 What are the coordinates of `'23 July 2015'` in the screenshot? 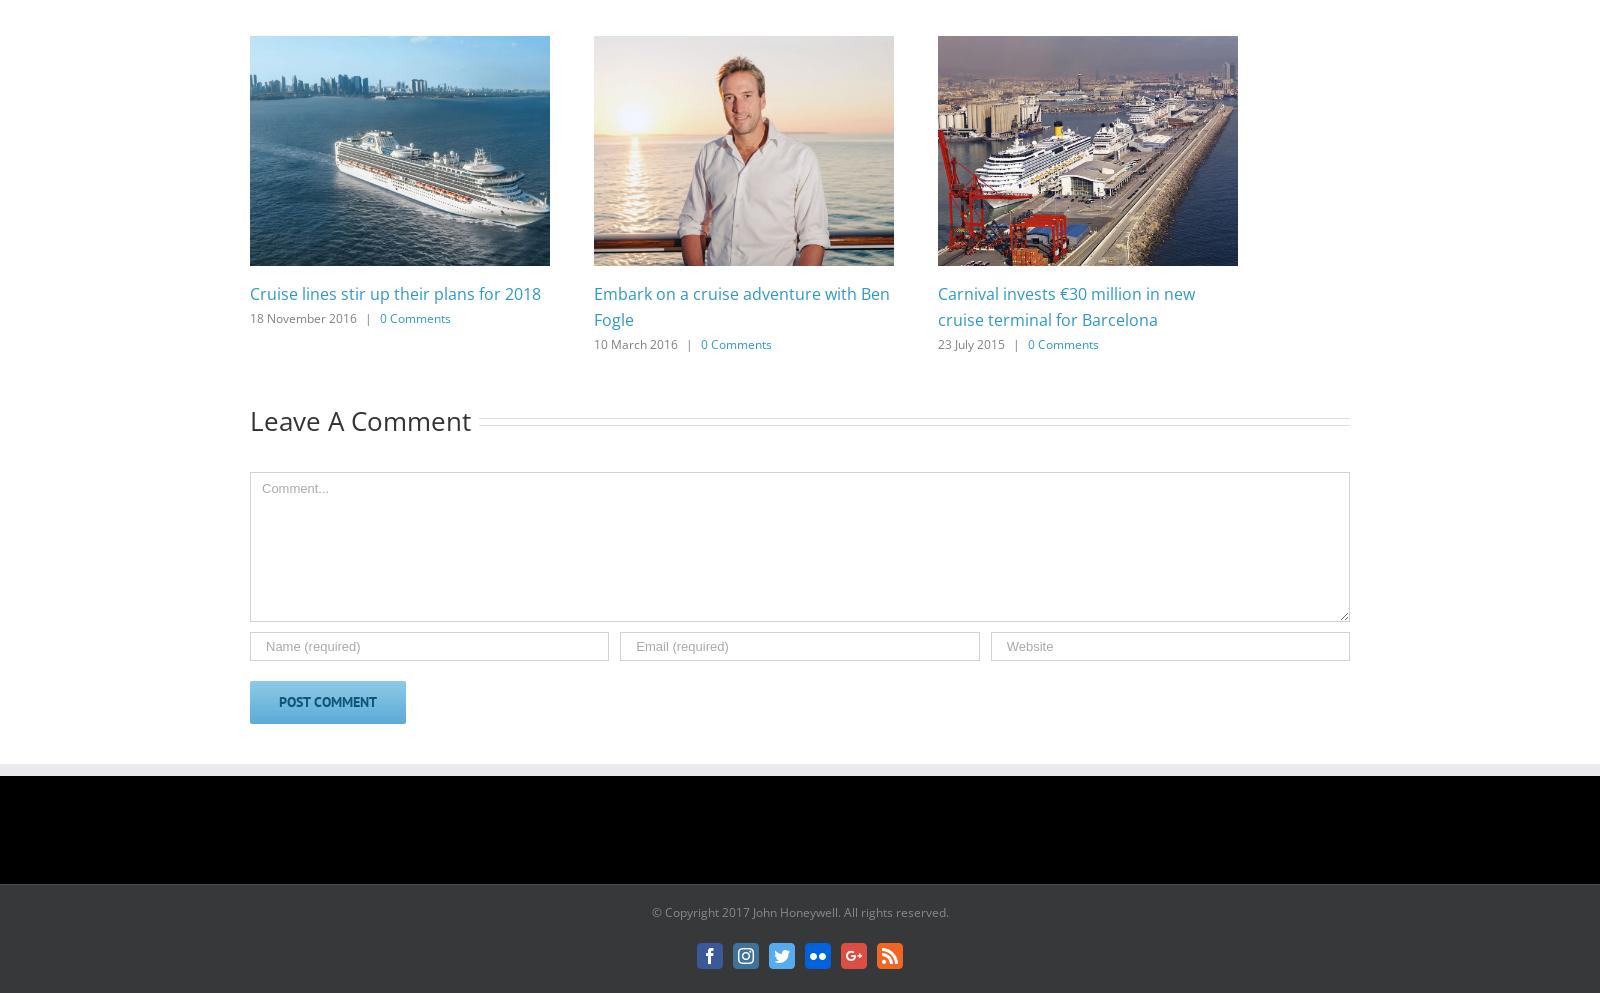 It's located at (970, 342).